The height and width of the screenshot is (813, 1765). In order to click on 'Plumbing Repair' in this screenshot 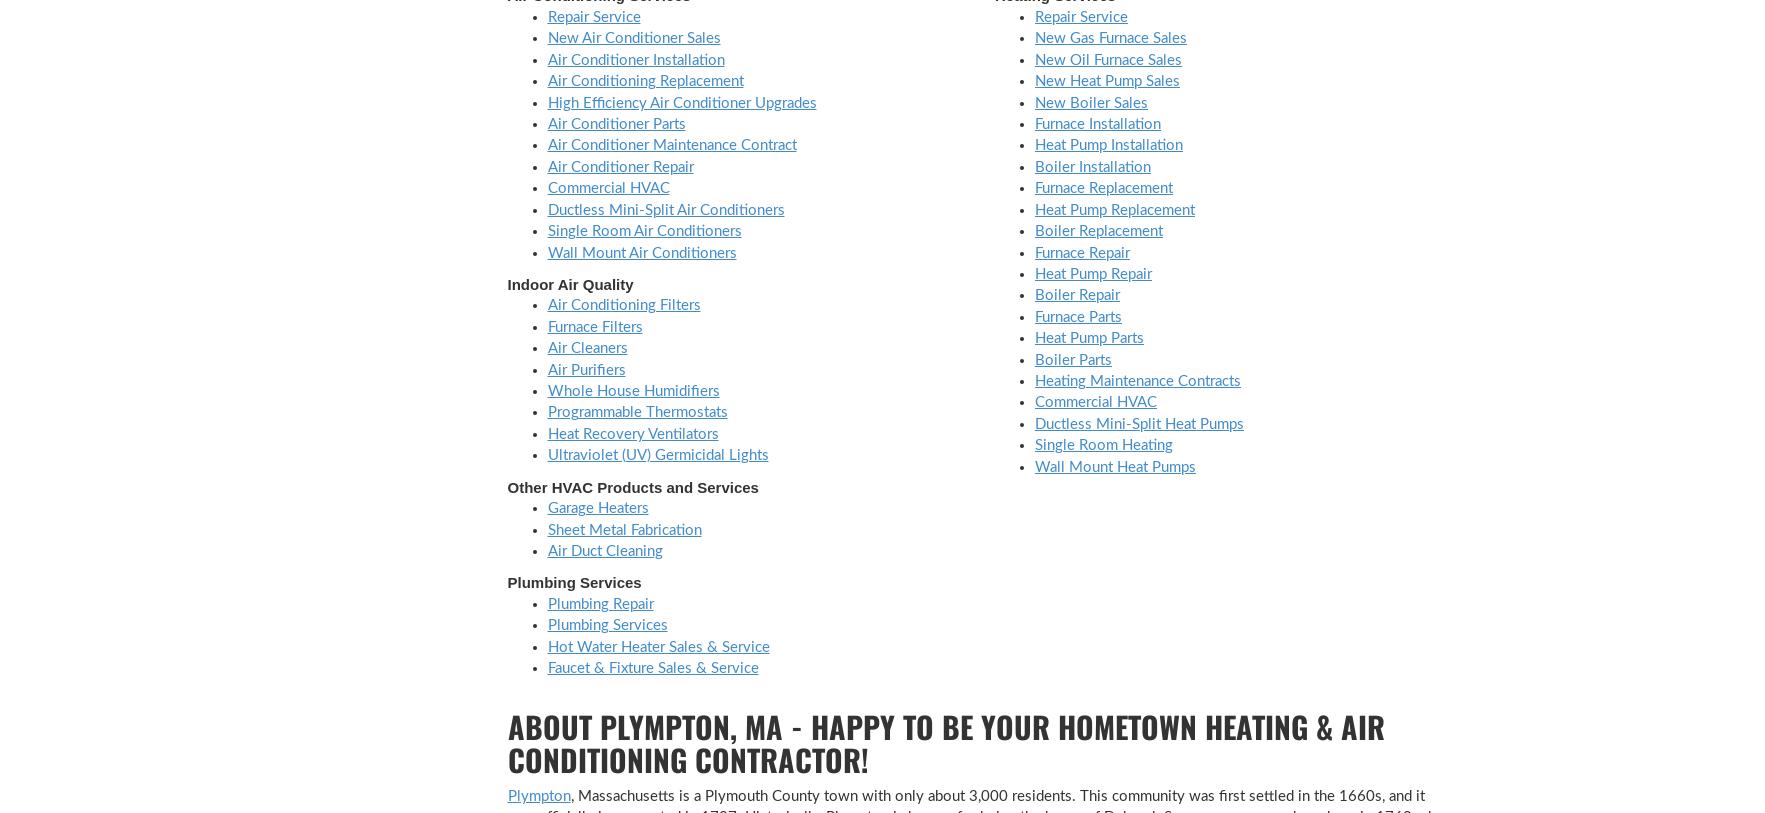, I will do `click(598, 603)`.